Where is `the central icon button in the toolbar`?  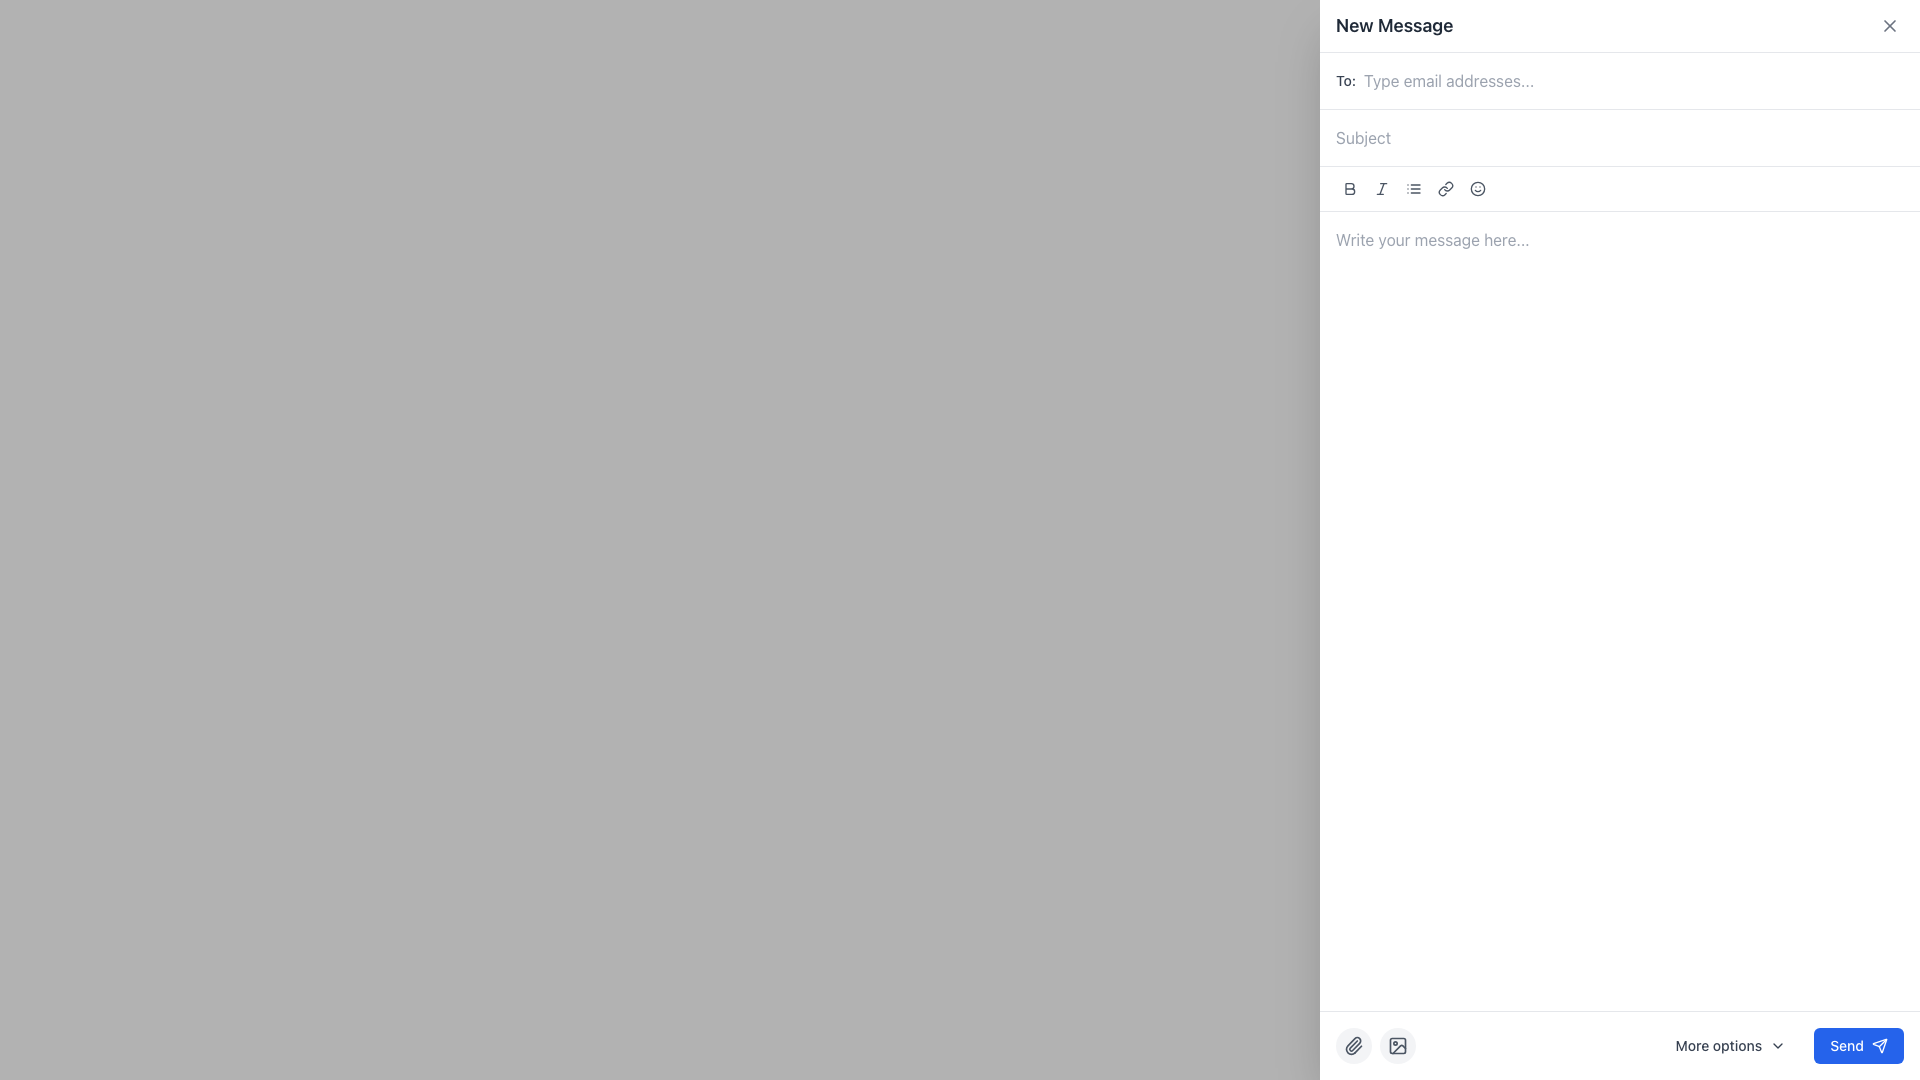
the central icon button in the toolbar is located at coordinates (1349, 189).